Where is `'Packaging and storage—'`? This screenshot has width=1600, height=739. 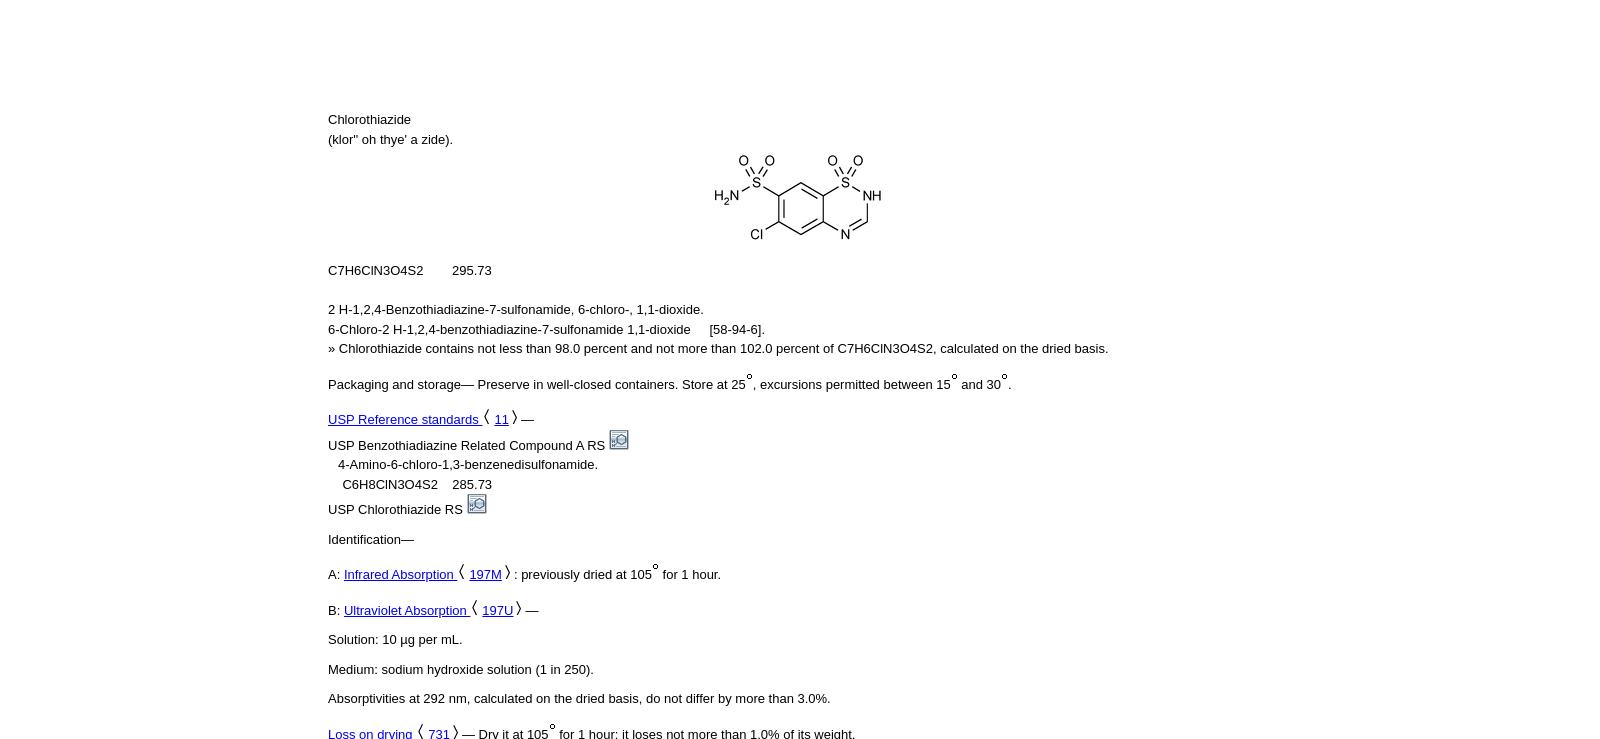
'Packaging and storage—' is located at coordinates (400, 383).